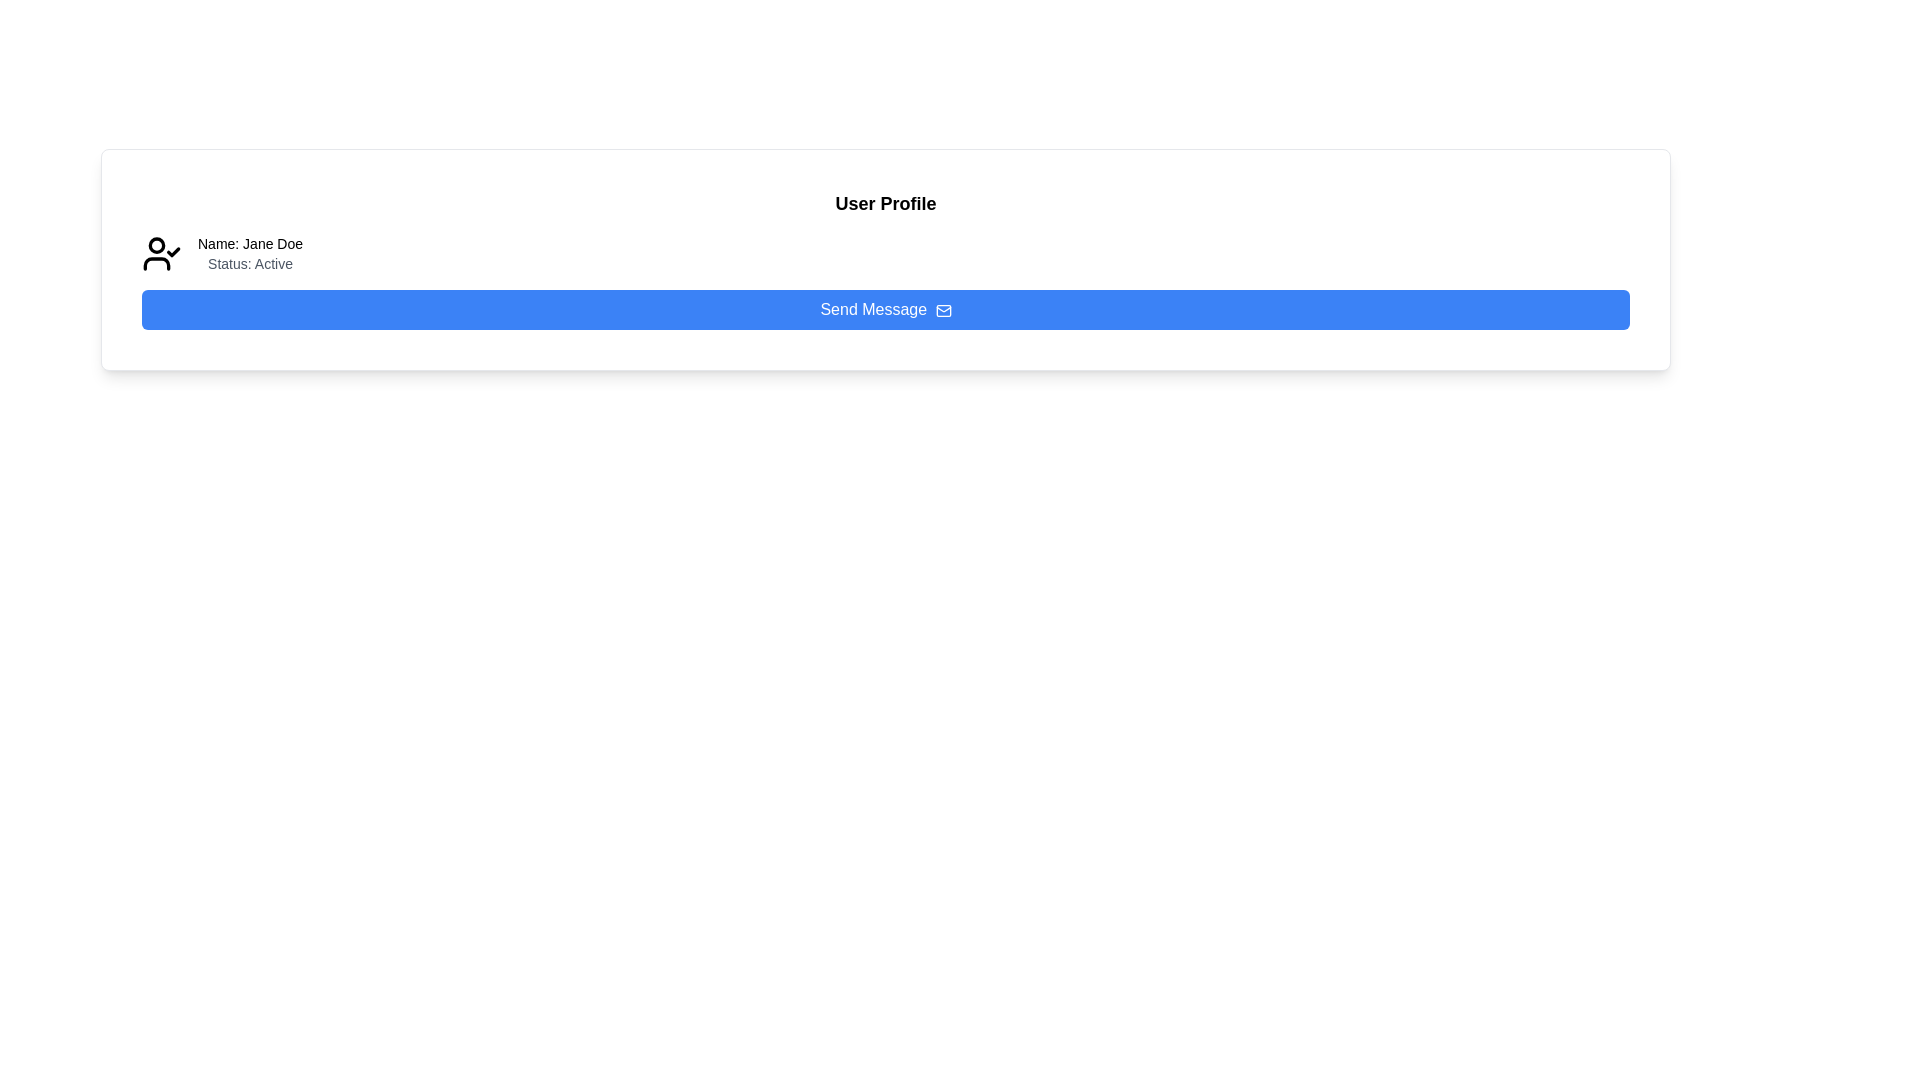 This screenshot has width=1920, height=1080. I want to click on the icon that visually complements the 'Send Message' text, positioned slightly to the right of it, so click(942, 310).